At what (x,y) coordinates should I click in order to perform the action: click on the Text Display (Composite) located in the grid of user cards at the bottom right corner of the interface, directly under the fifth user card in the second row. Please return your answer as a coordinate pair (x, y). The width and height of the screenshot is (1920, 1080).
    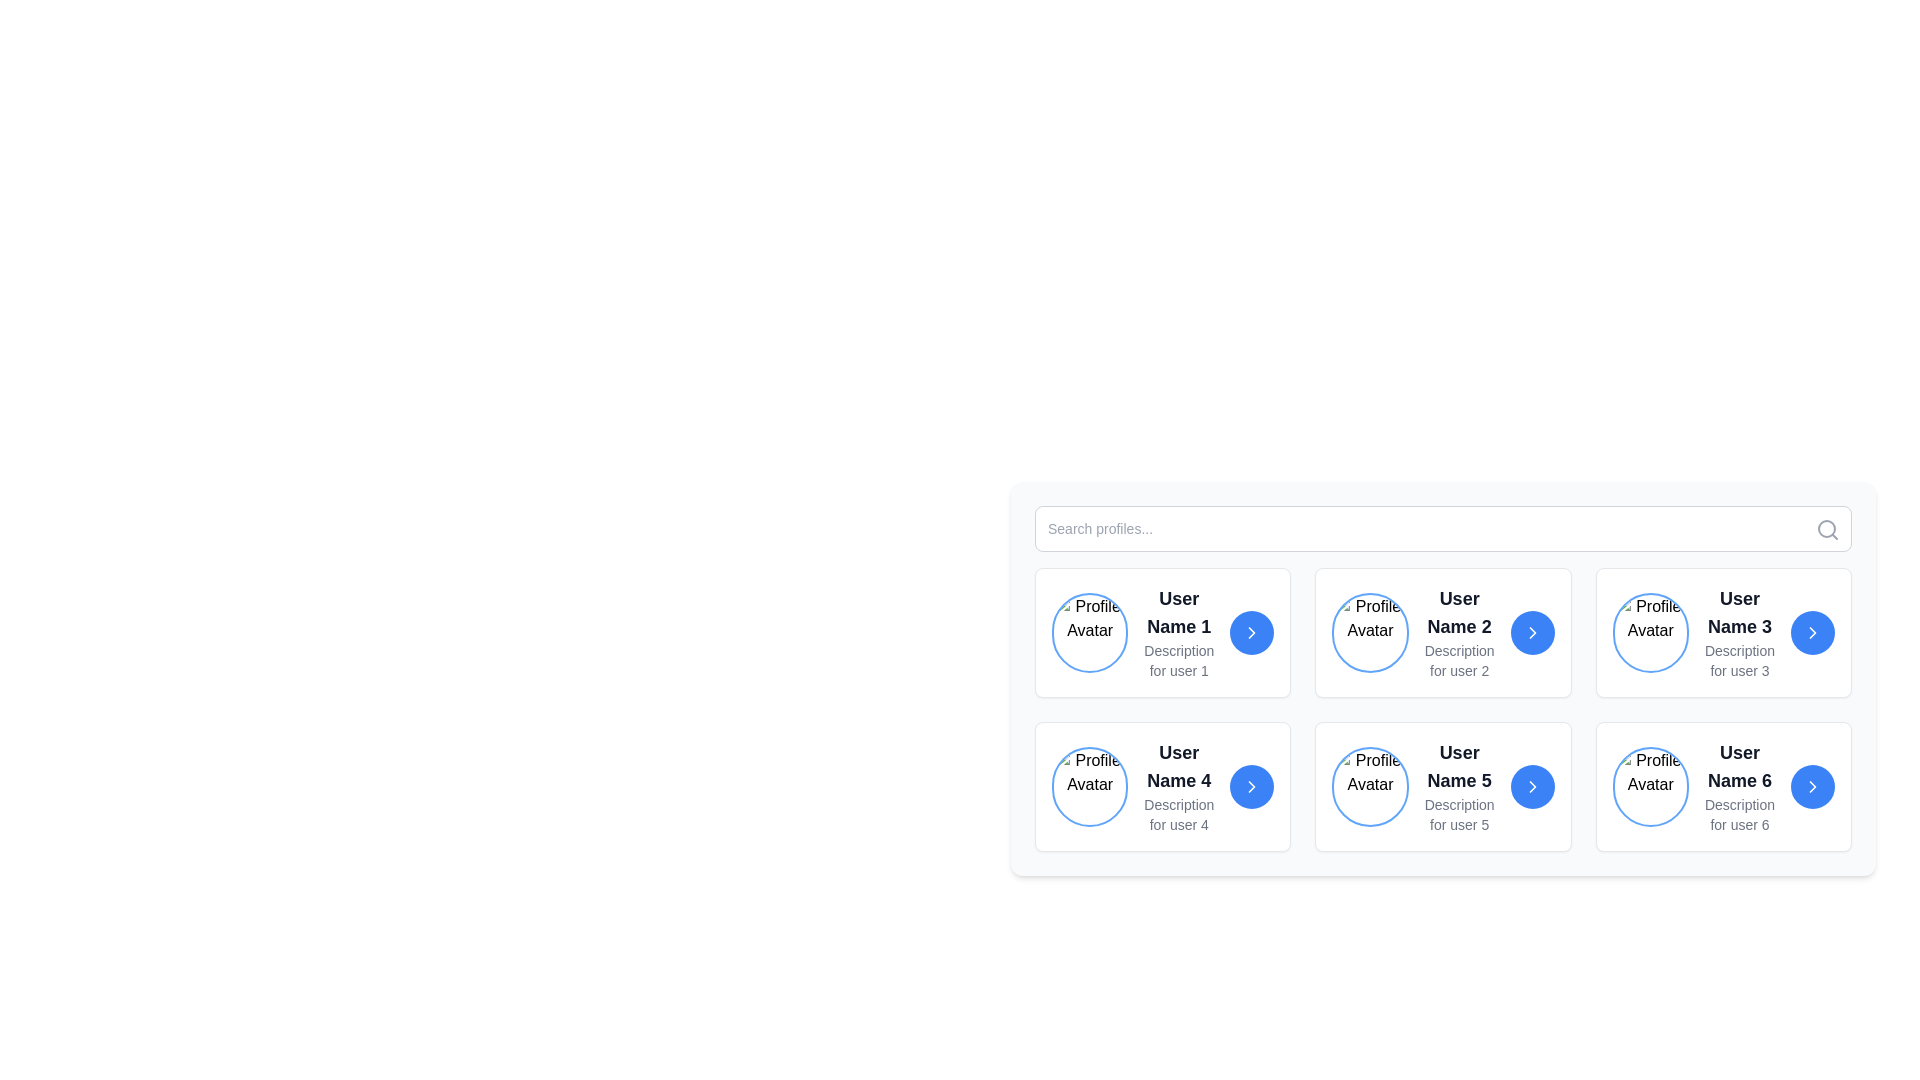
    Looking at the image, I should click on (1738, 785).